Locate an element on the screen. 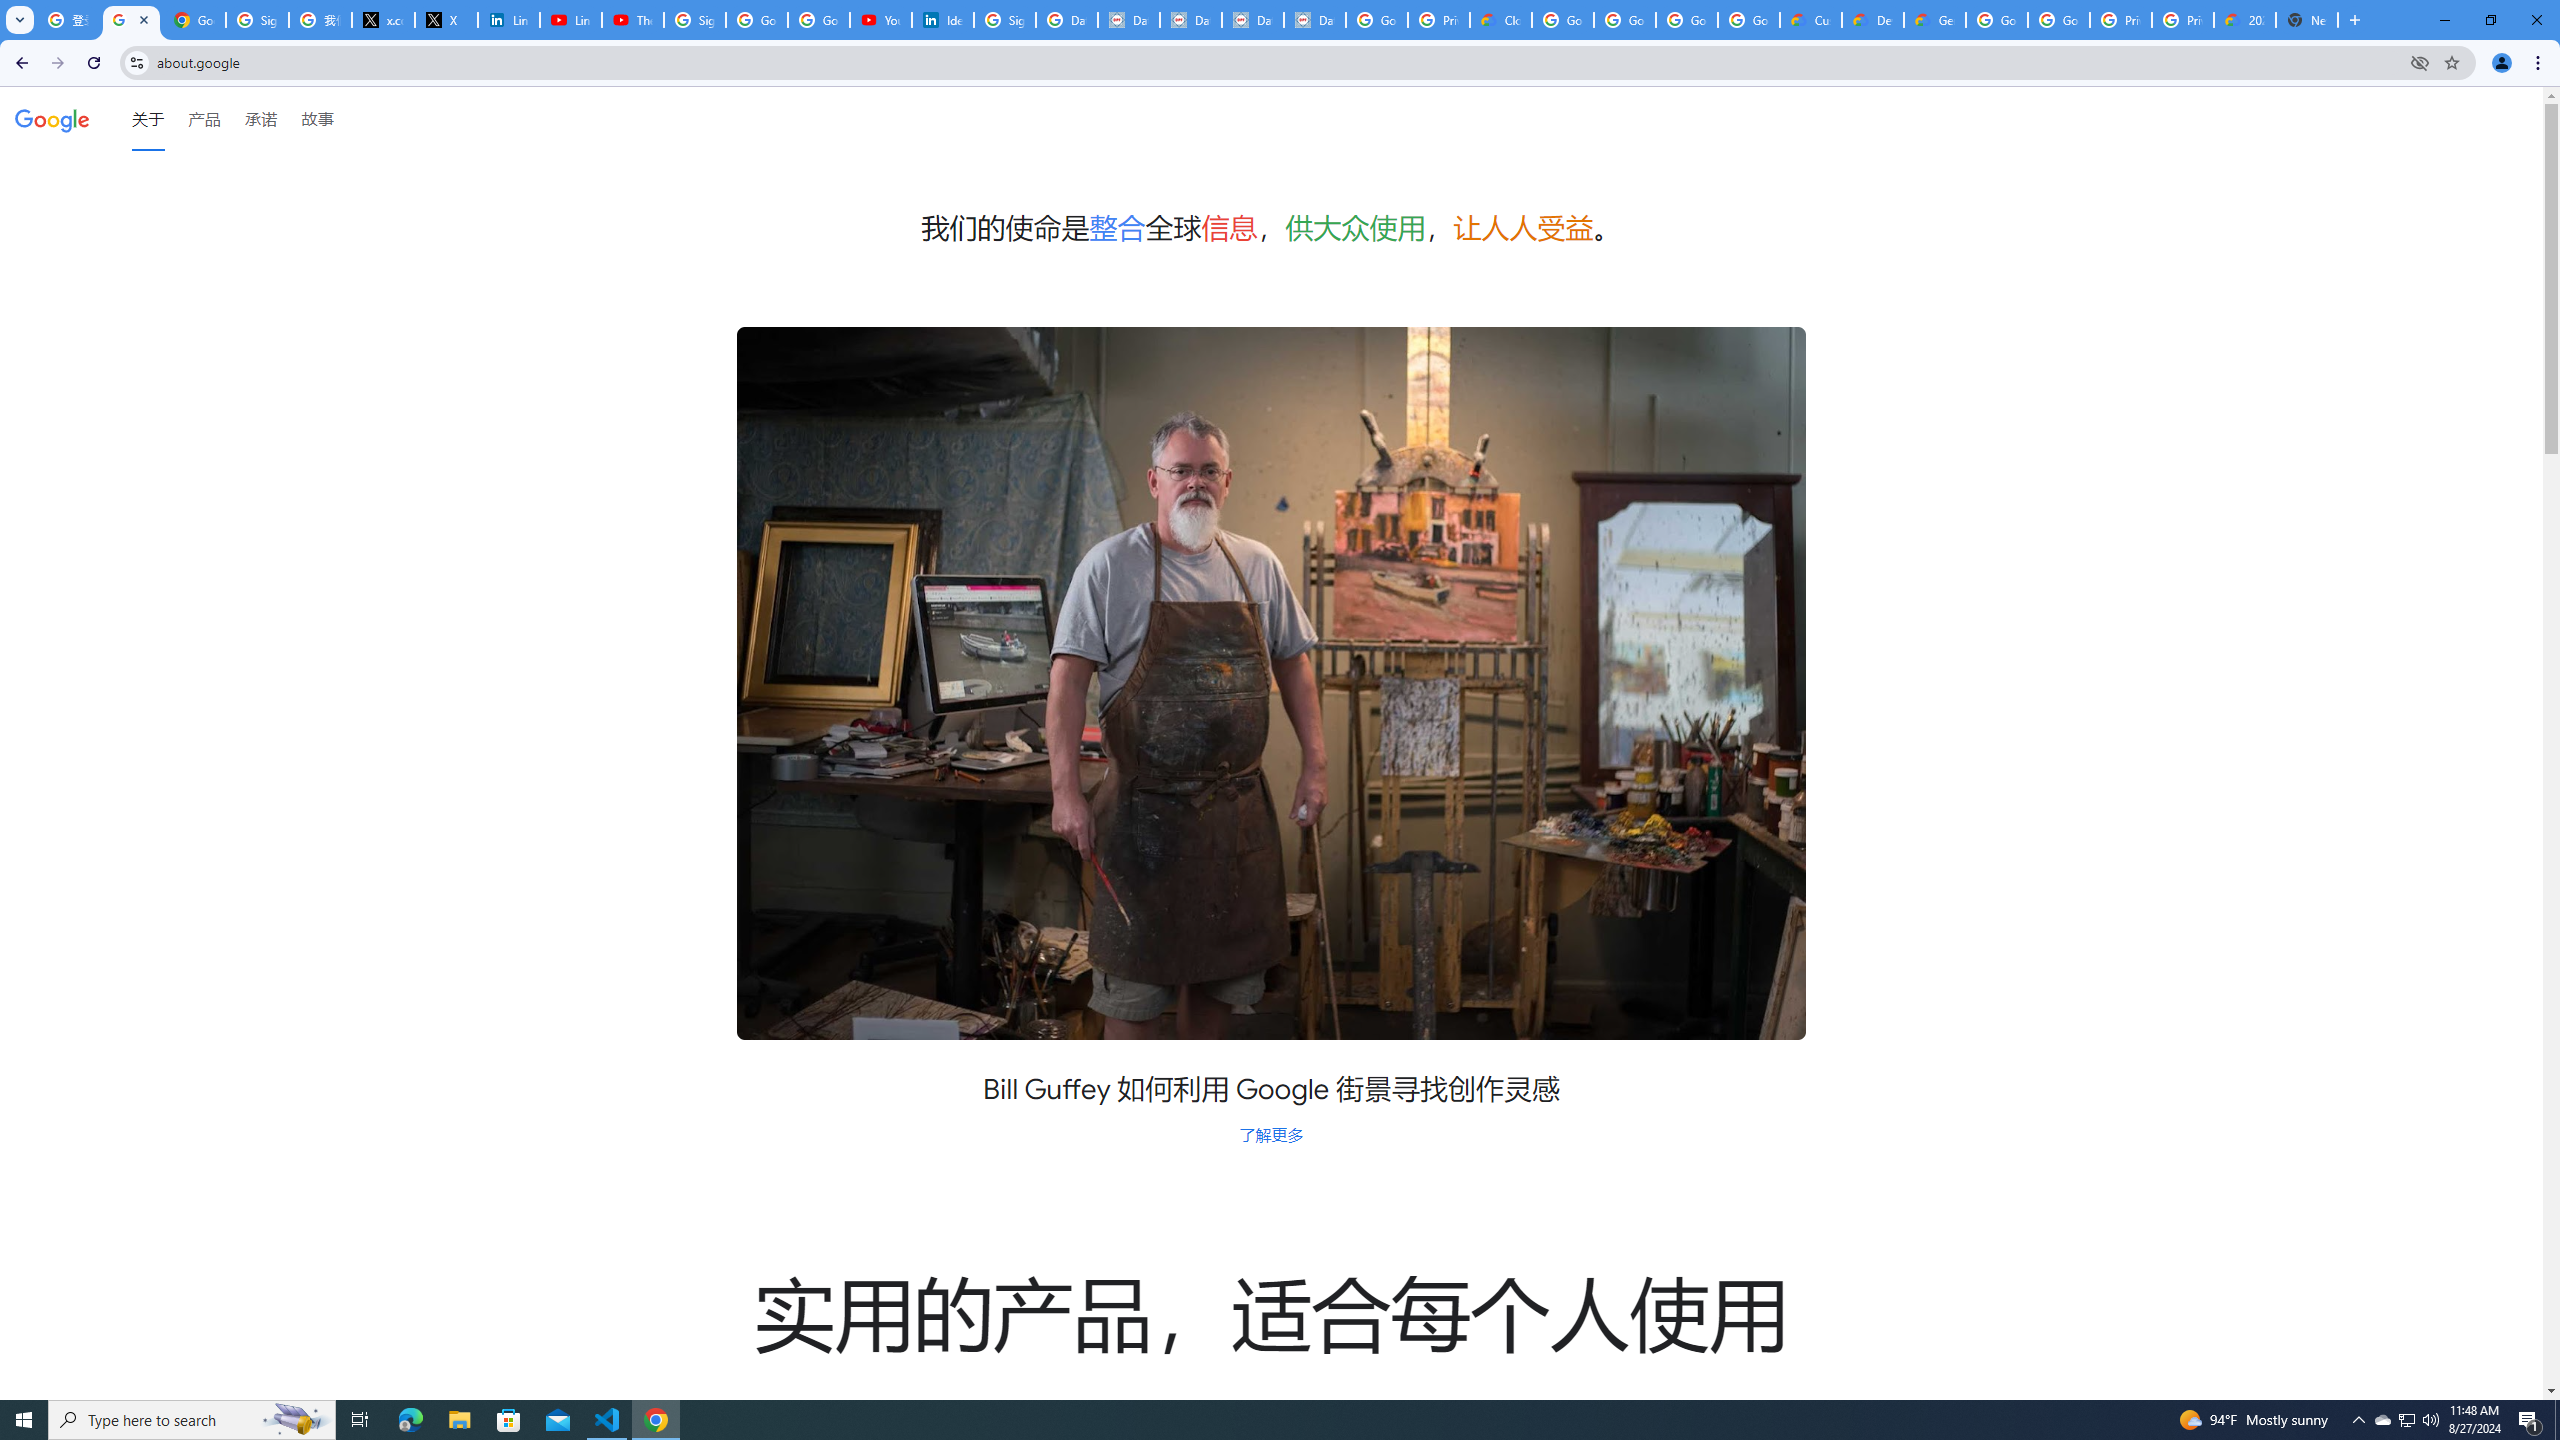  'Data Privacy Framework' is located at coordinates (1190, 19).